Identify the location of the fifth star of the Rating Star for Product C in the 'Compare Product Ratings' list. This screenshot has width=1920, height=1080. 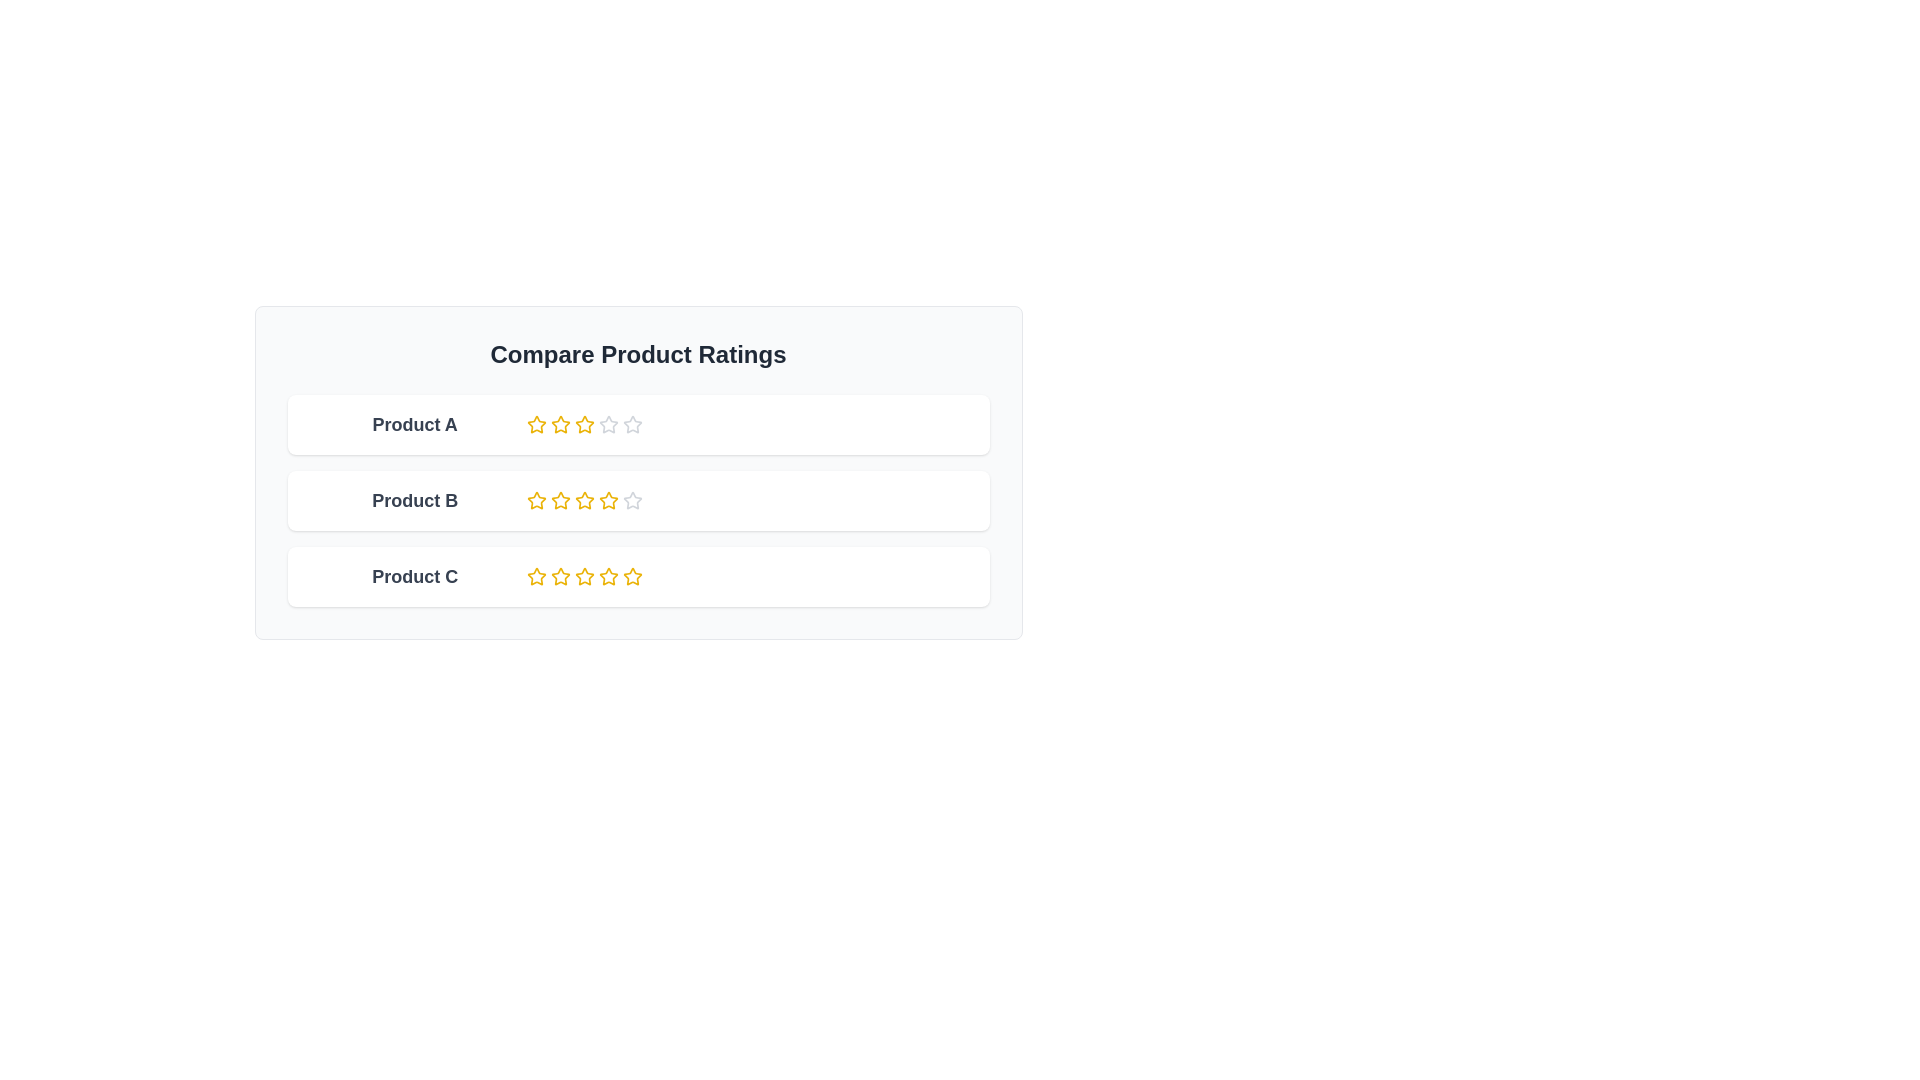
(631, 576).